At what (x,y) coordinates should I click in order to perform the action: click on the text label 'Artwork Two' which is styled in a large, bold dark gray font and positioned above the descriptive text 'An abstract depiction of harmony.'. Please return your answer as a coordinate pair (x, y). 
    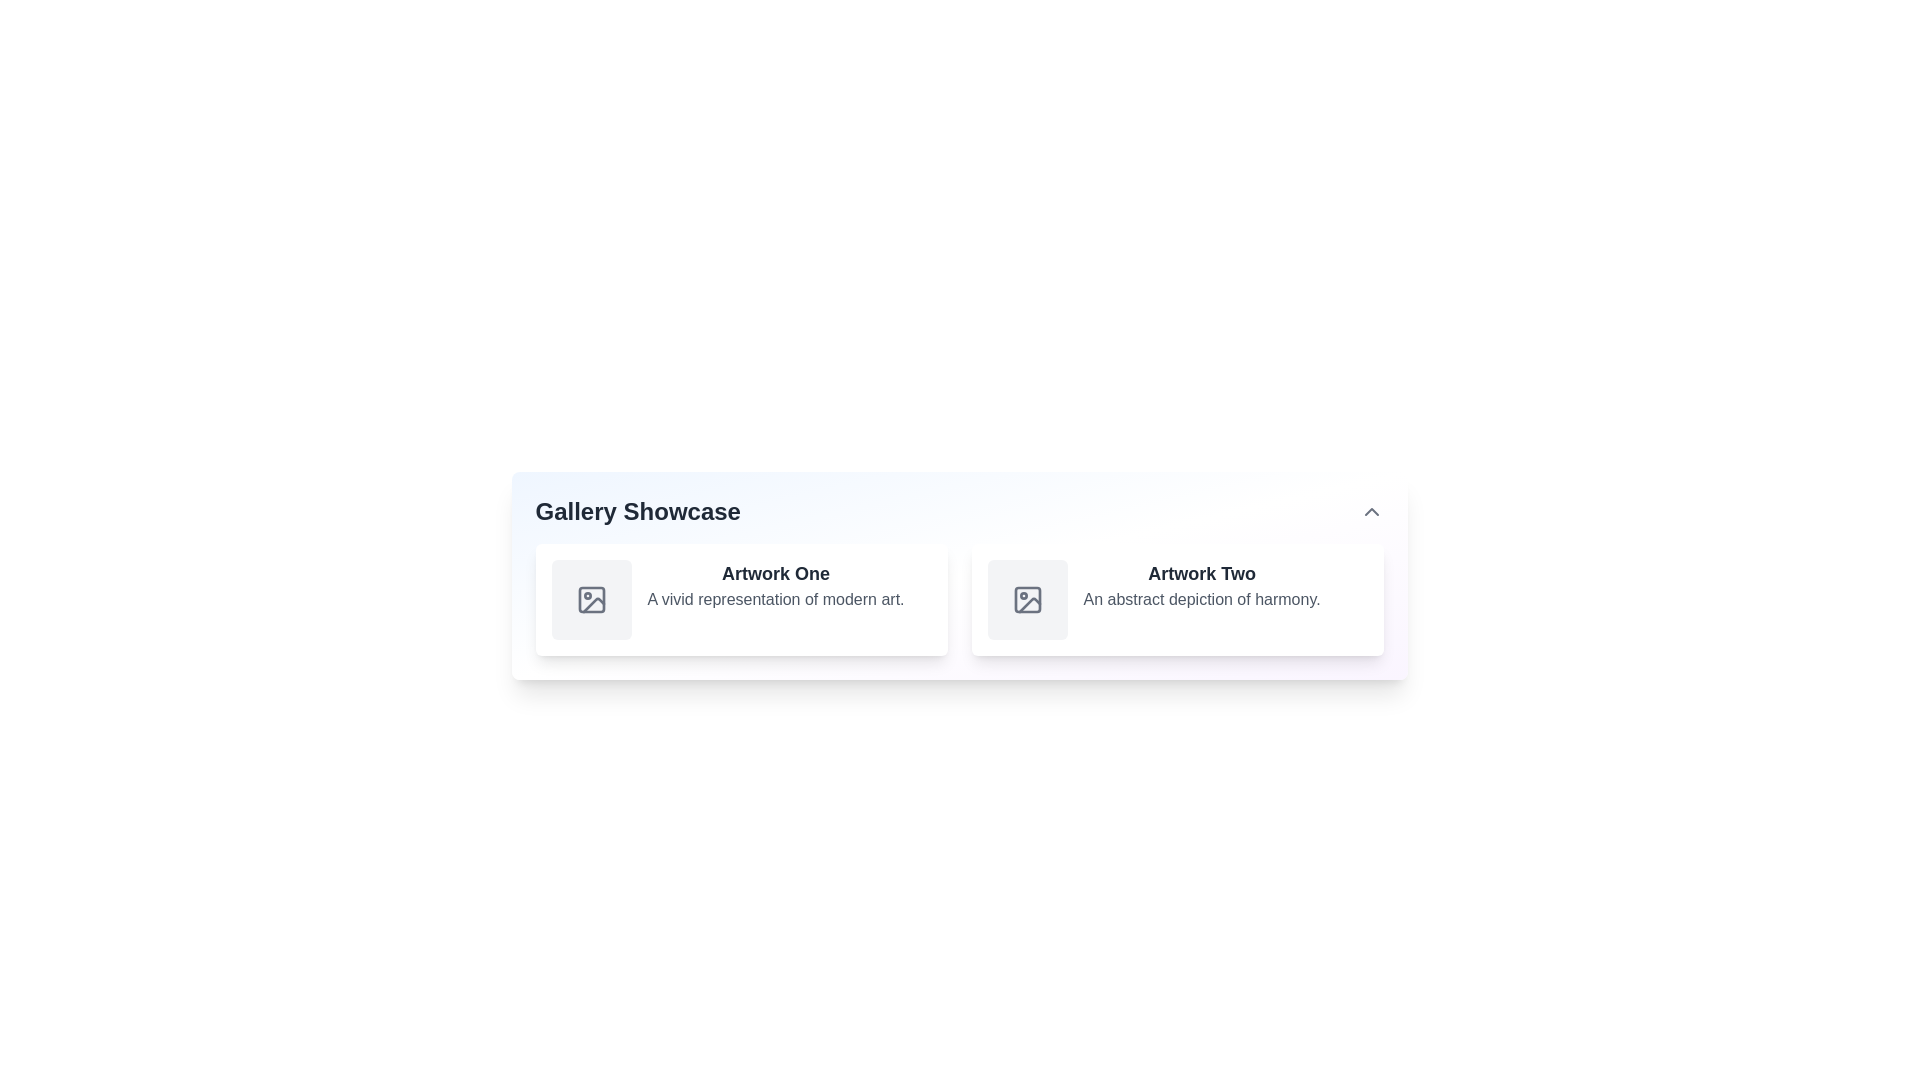
    Looking at the image, I should click on (1201, 574).